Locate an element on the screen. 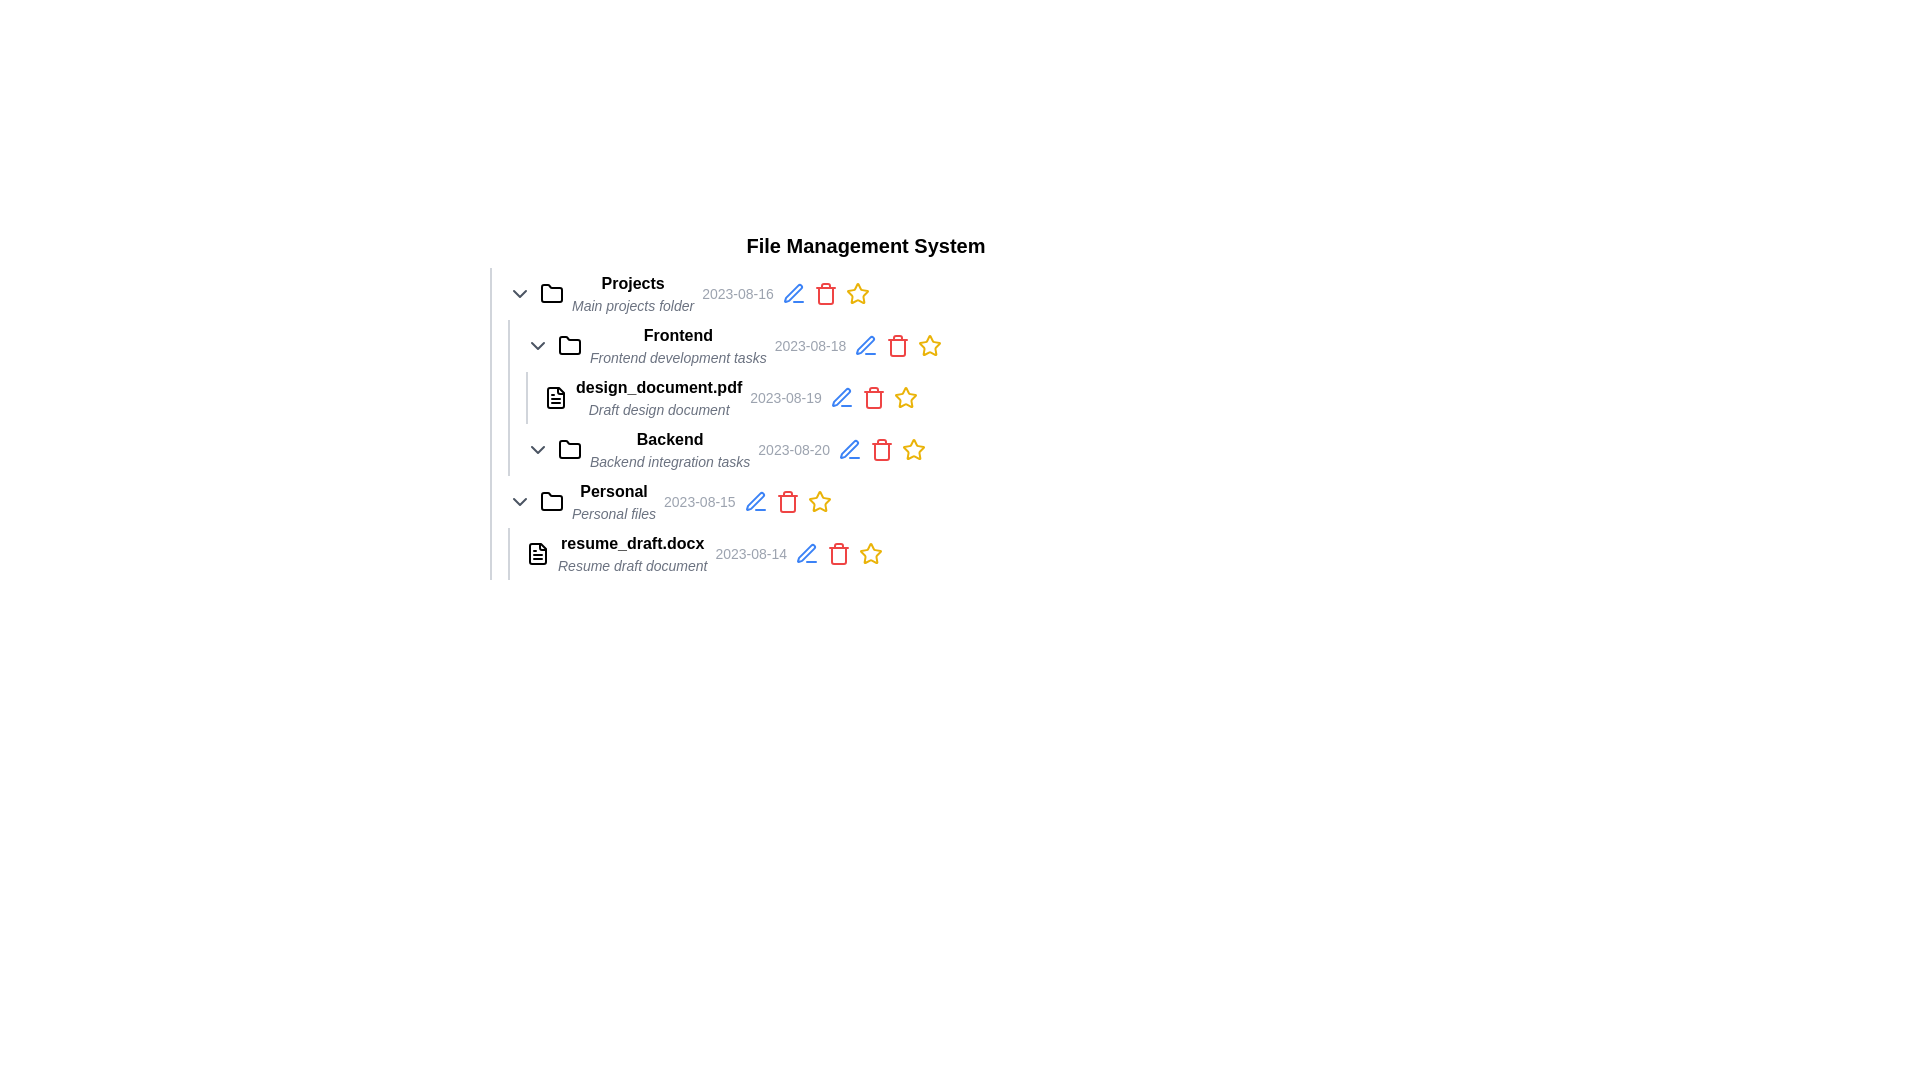 The image size is (1920, 1080). text label providing additional descriptive information about the file named 'design_document.pdf', located below its sibling text in the 'Frontend' folder is located at coordinates (659, 408).